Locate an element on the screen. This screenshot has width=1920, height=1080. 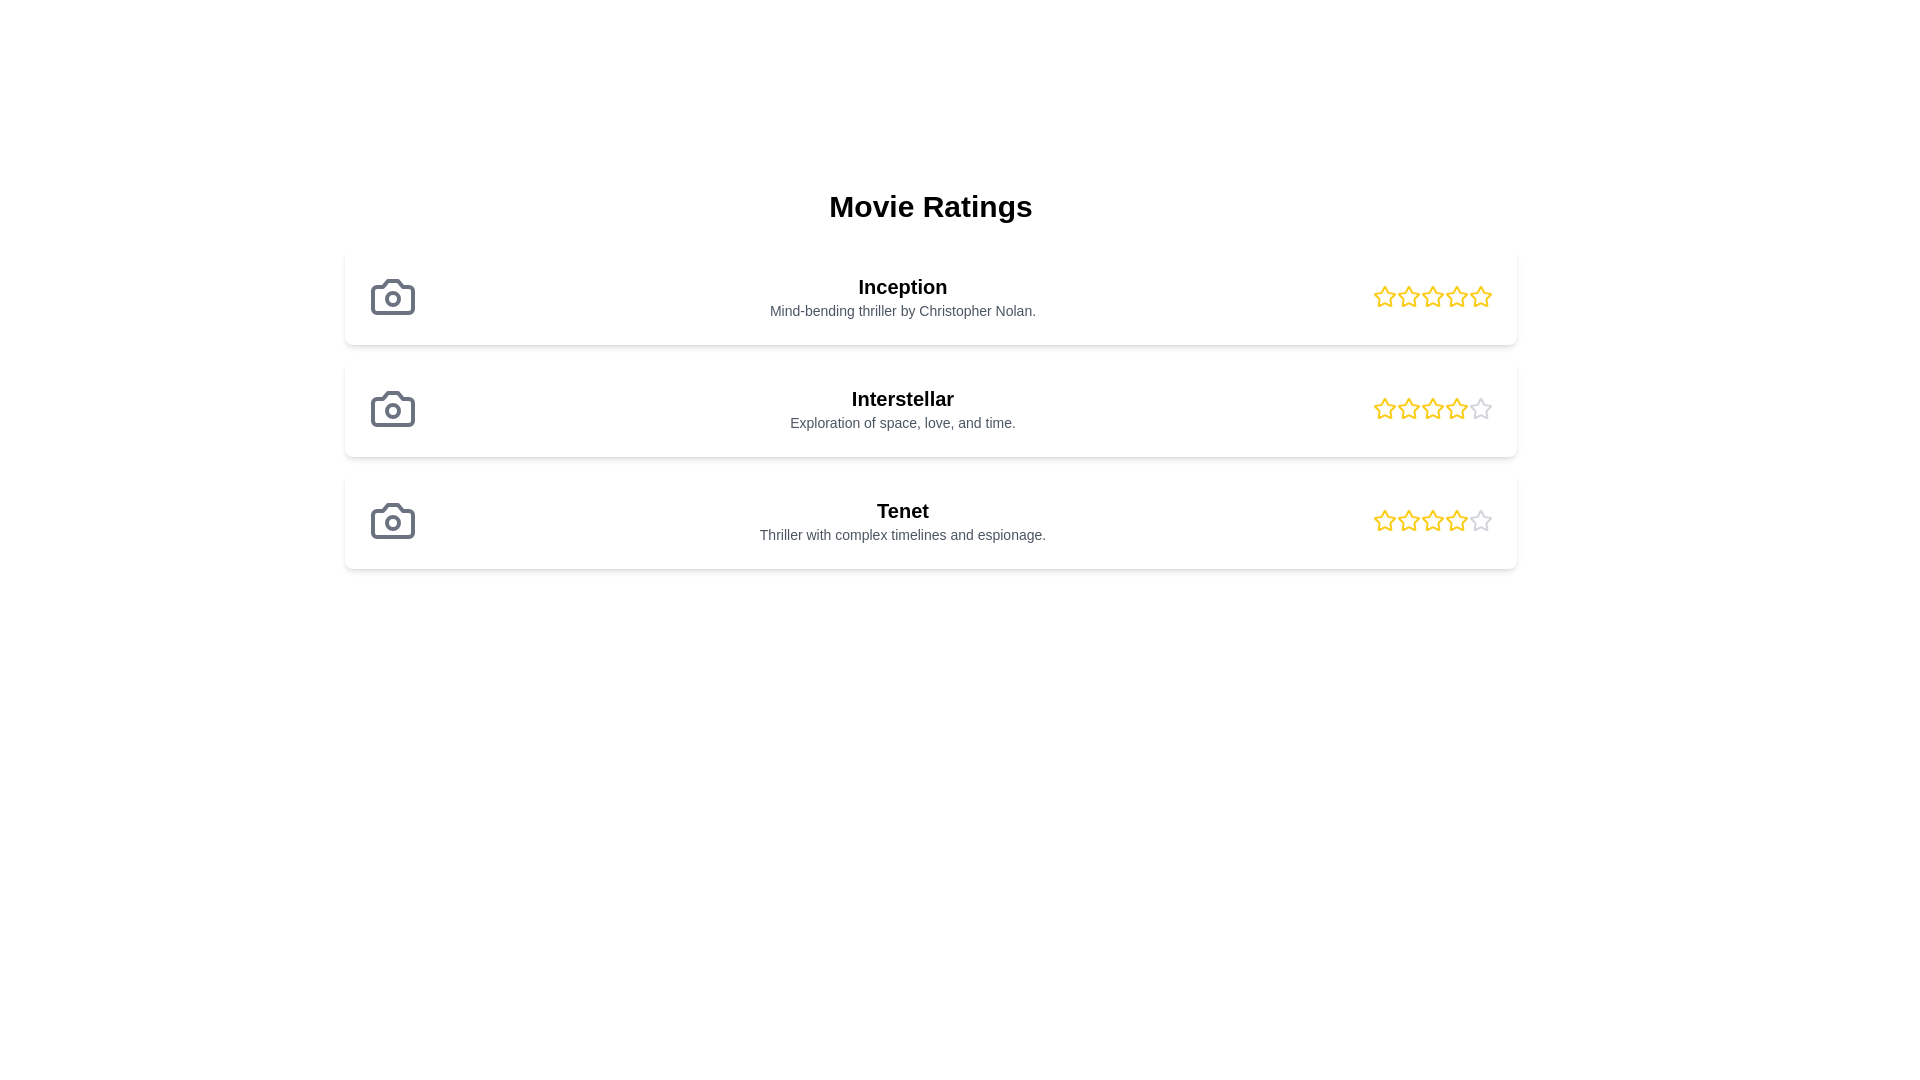
the fourth yellow star icon in the rating system for the movie 'Interstellar' is located at coordinates (1432, 407).